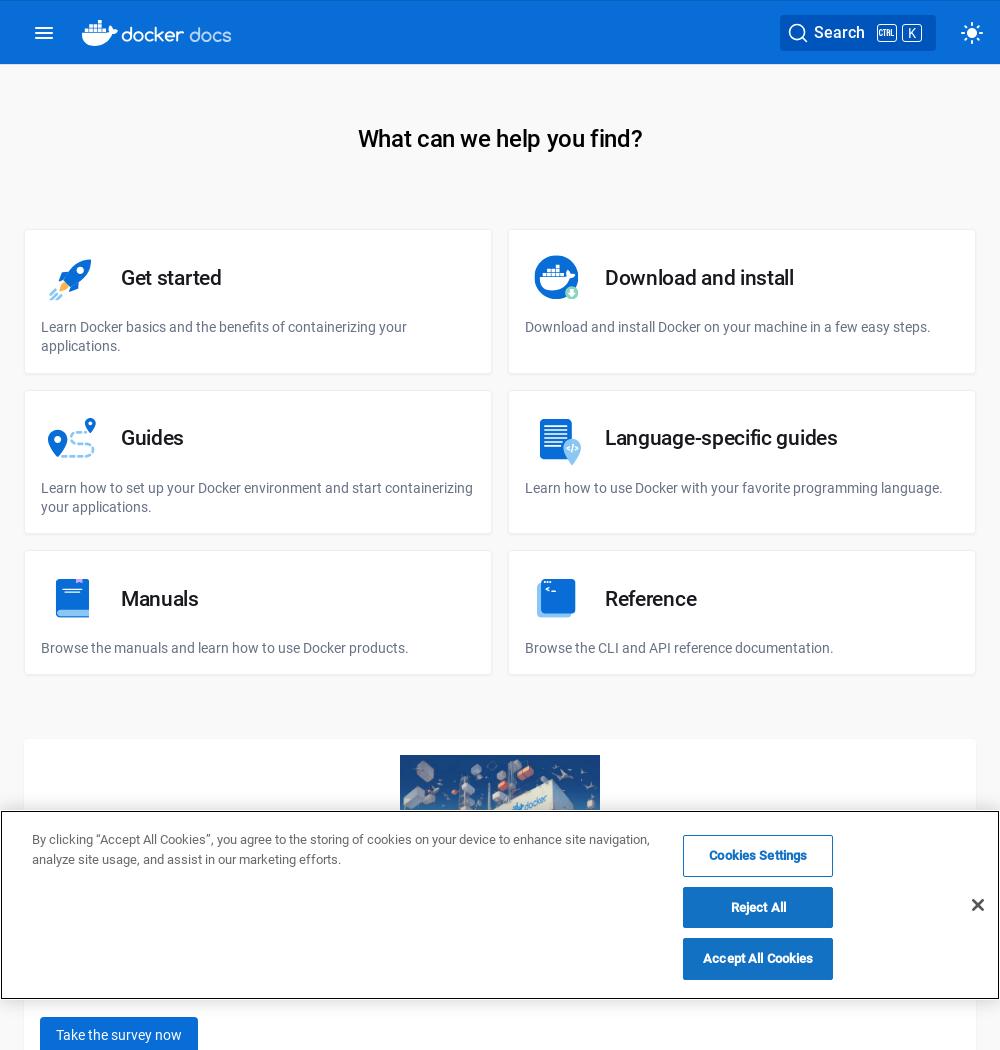 This screenshot has height=1050, width=1000. What do you see at coordinates (720, 436) in the screenshot?
I see `'Language-specific guides'` at bounding box center [720, 436].